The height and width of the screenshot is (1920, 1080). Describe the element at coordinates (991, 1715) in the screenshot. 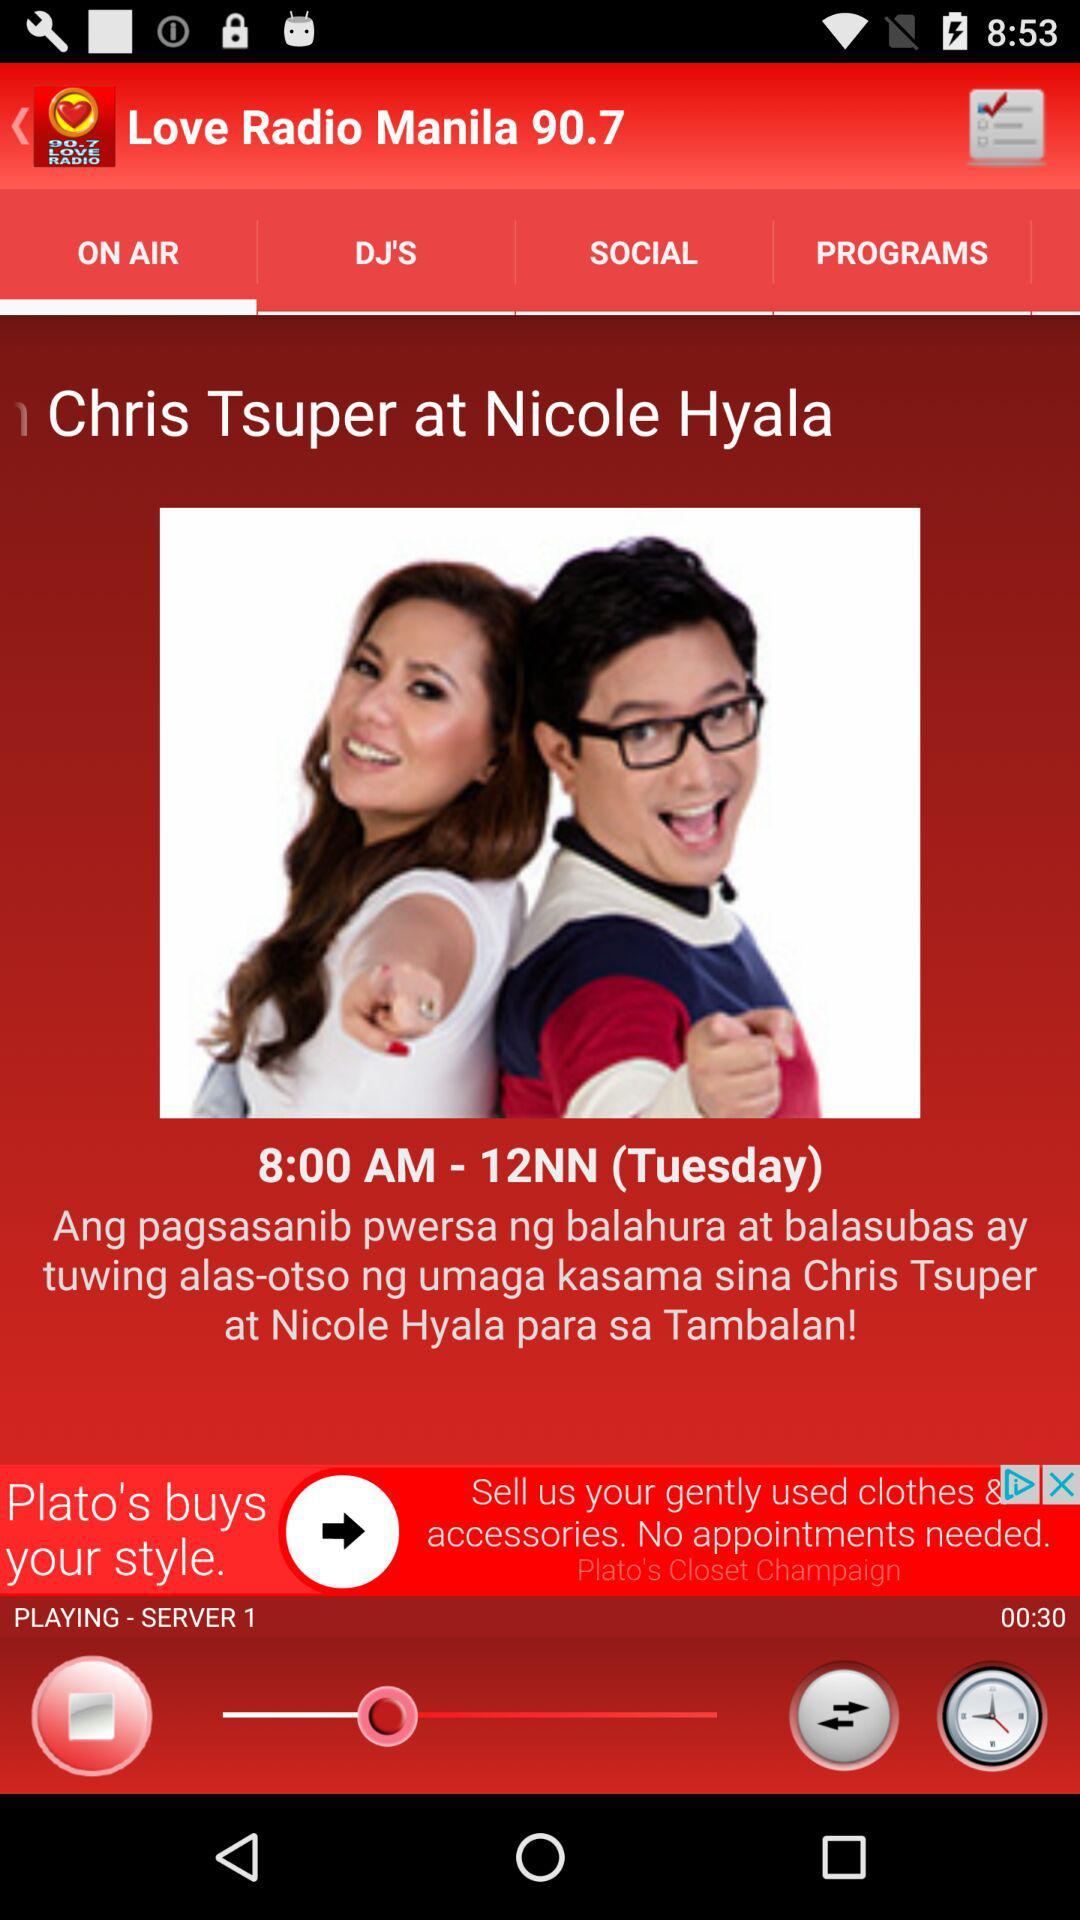

I see `the icon bottom right corner` at that location.